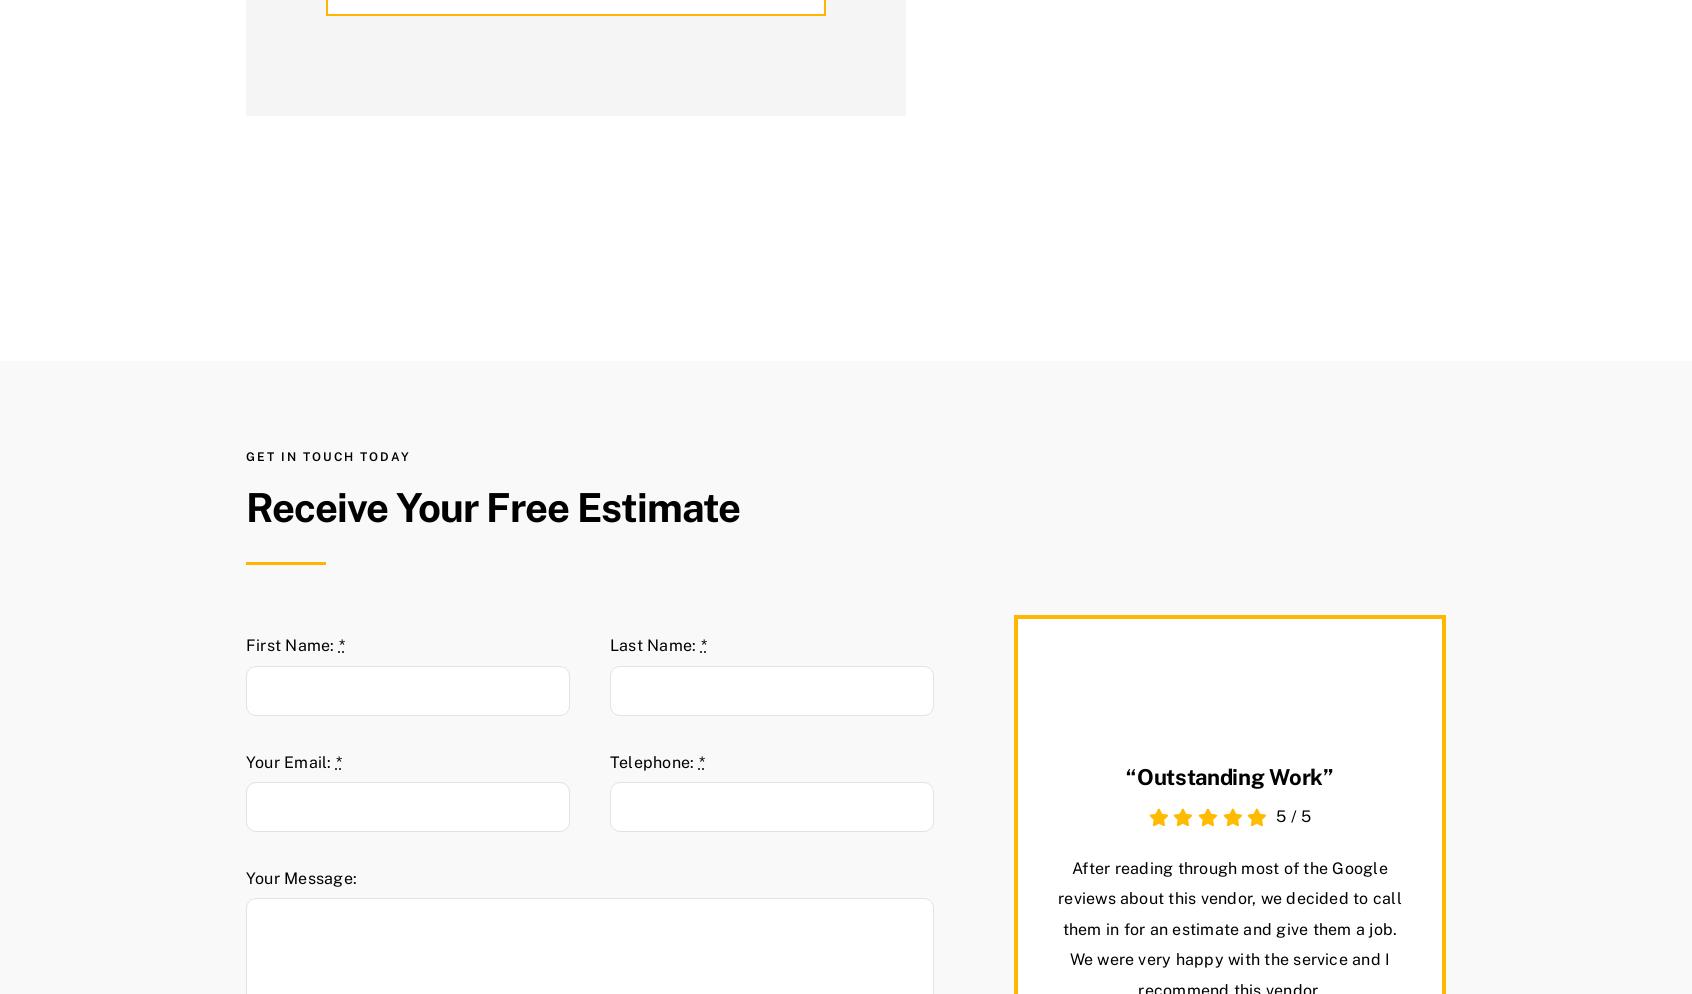 The height and width of the screenshot is (994, 1692). What do you see at coordinates (289, 760) in the screenshot?
I see `'Your Email:'` at bounding box center [289, 760].